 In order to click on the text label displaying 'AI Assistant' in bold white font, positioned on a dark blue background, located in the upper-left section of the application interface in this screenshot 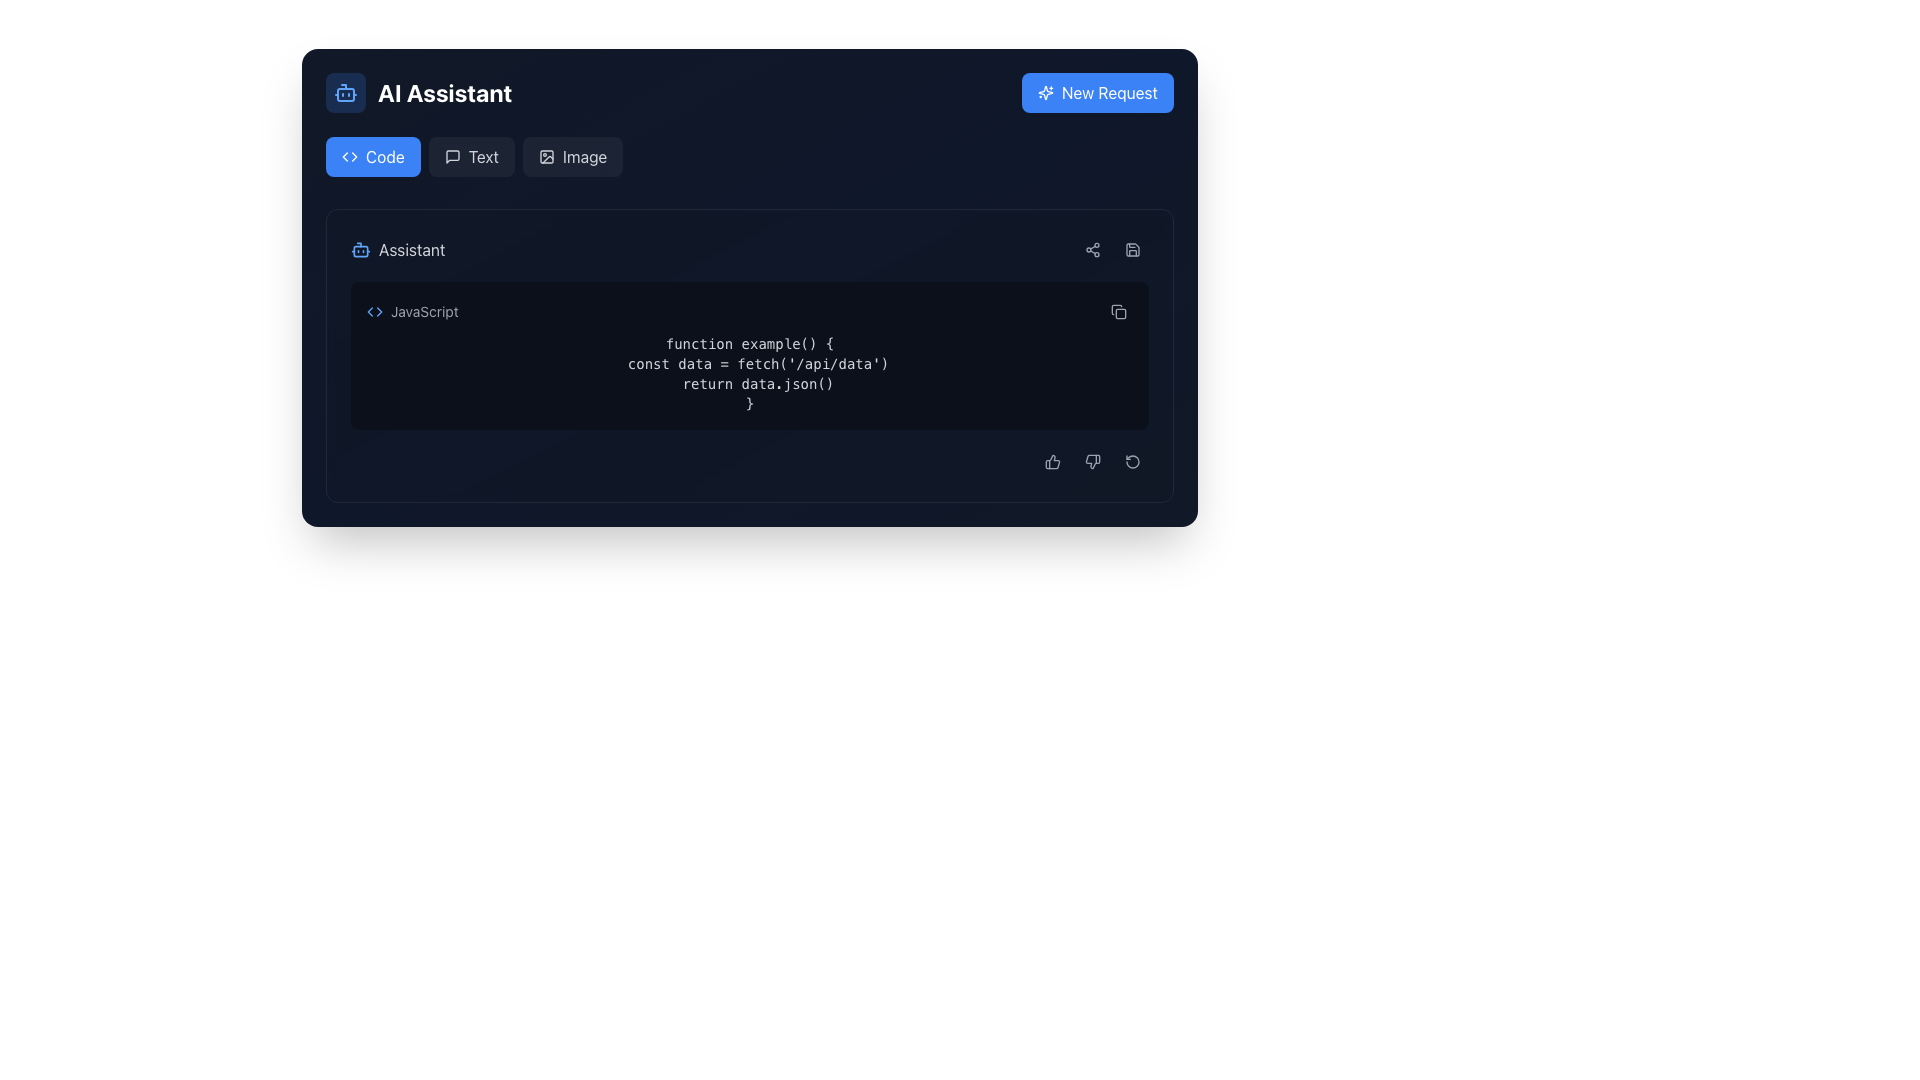, I will do `click(444, 92)`.